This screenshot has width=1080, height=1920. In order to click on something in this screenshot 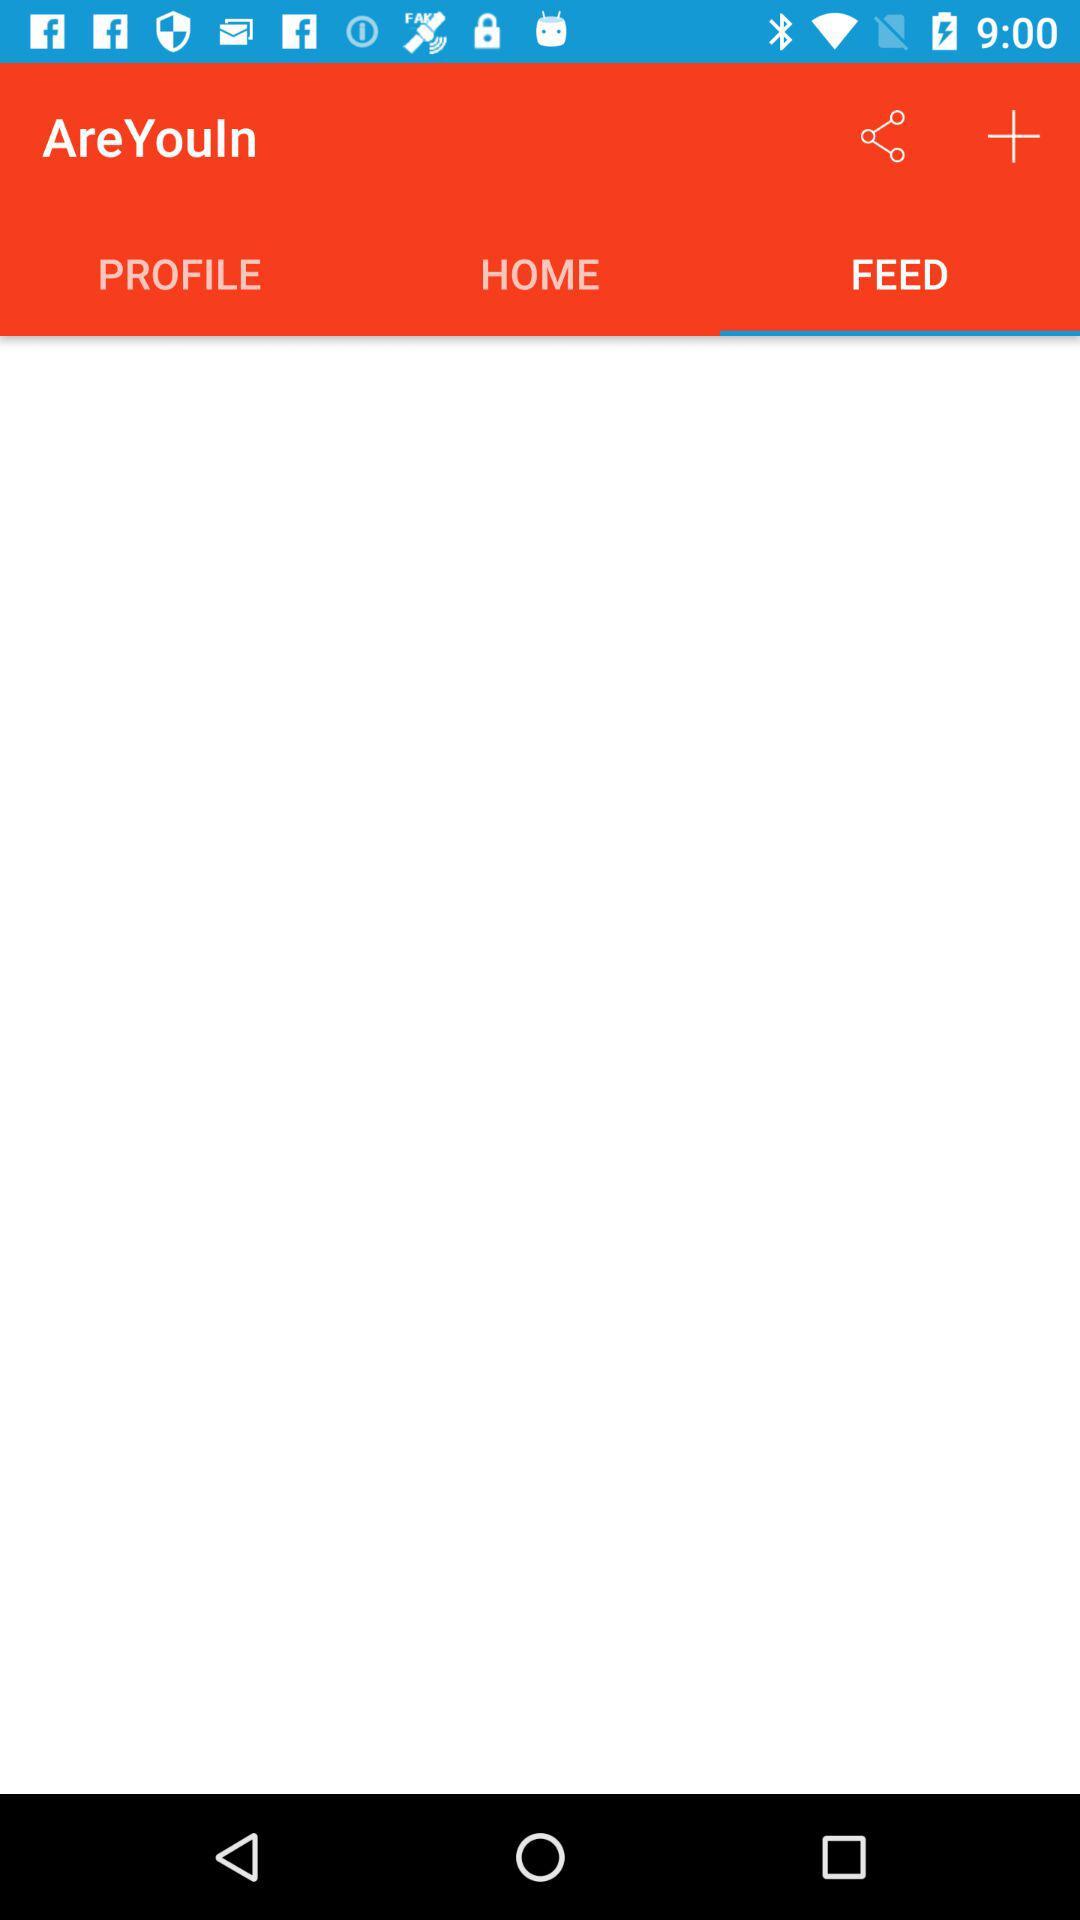, I will do `click(1014, 135)`.